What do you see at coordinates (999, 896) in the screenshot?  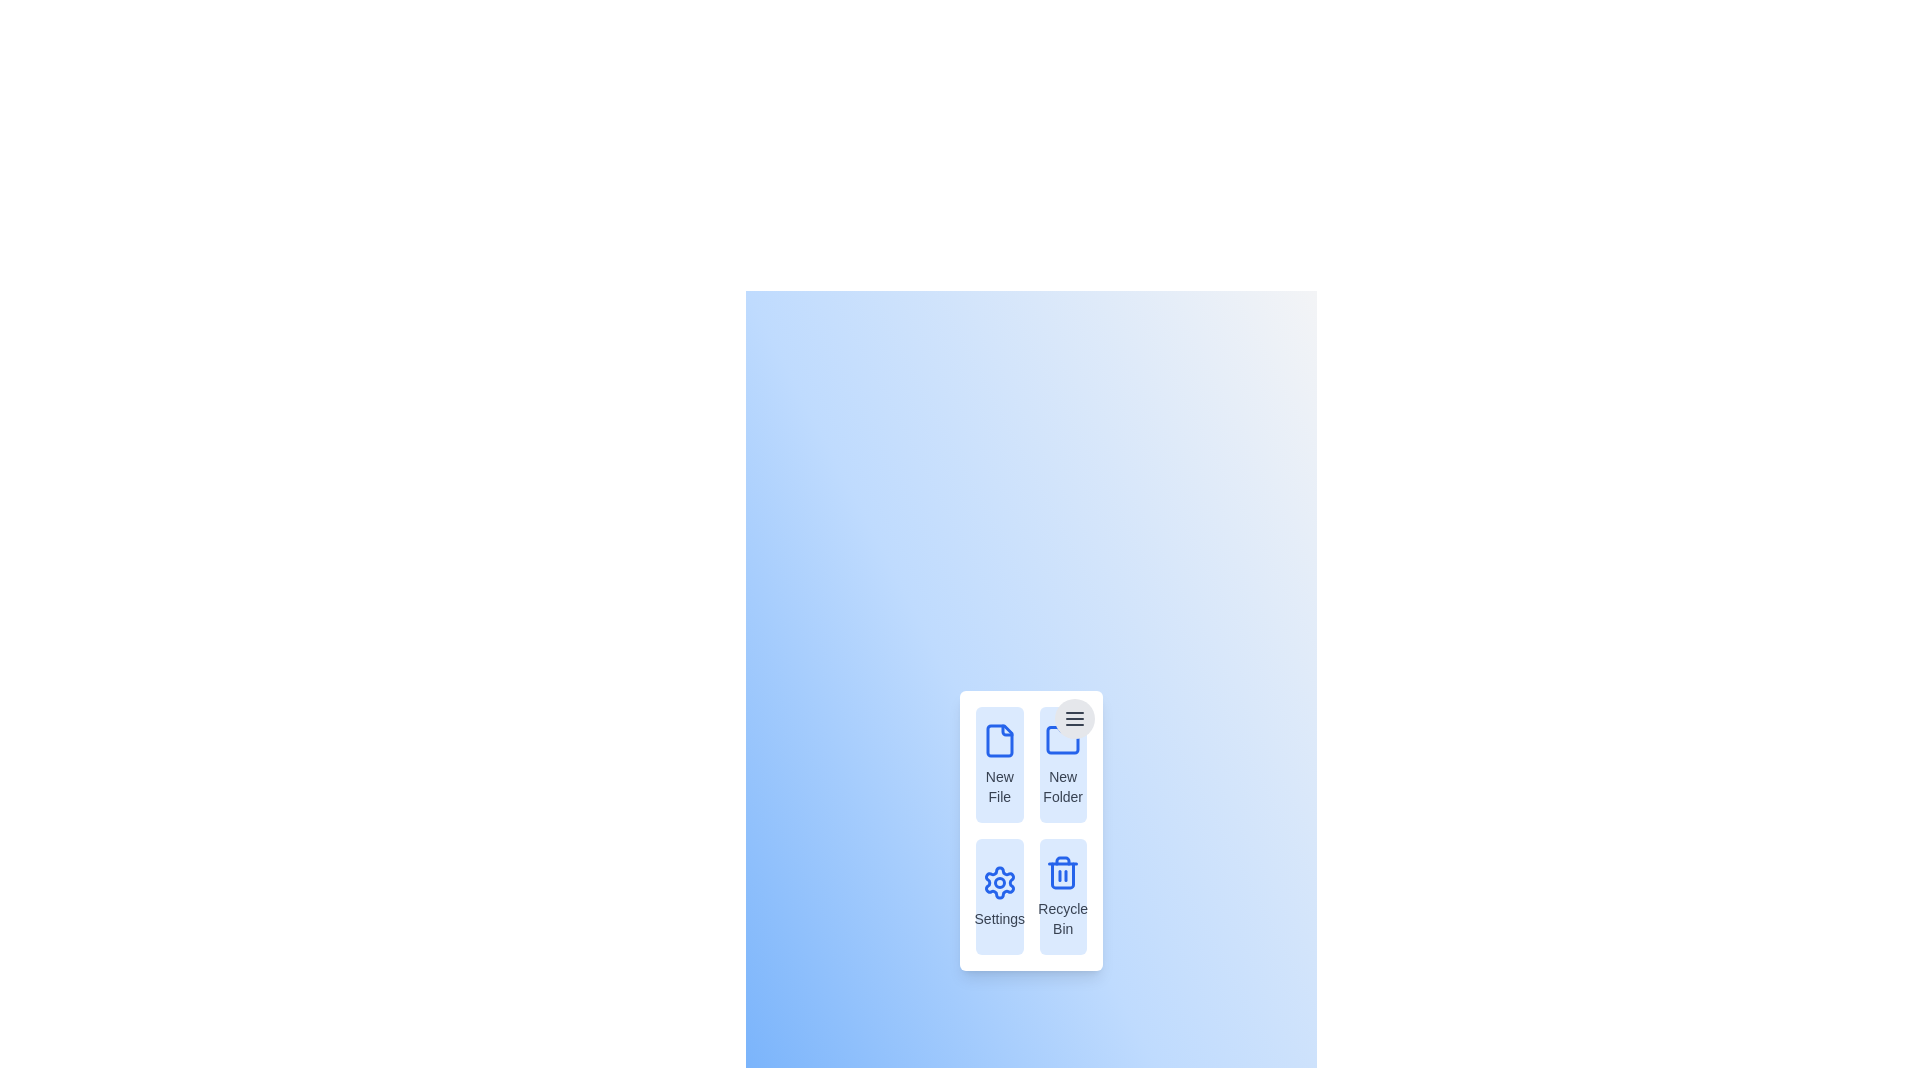 I see `the menu item Settings to observe its hover effect` at bounding box center [999, 896].